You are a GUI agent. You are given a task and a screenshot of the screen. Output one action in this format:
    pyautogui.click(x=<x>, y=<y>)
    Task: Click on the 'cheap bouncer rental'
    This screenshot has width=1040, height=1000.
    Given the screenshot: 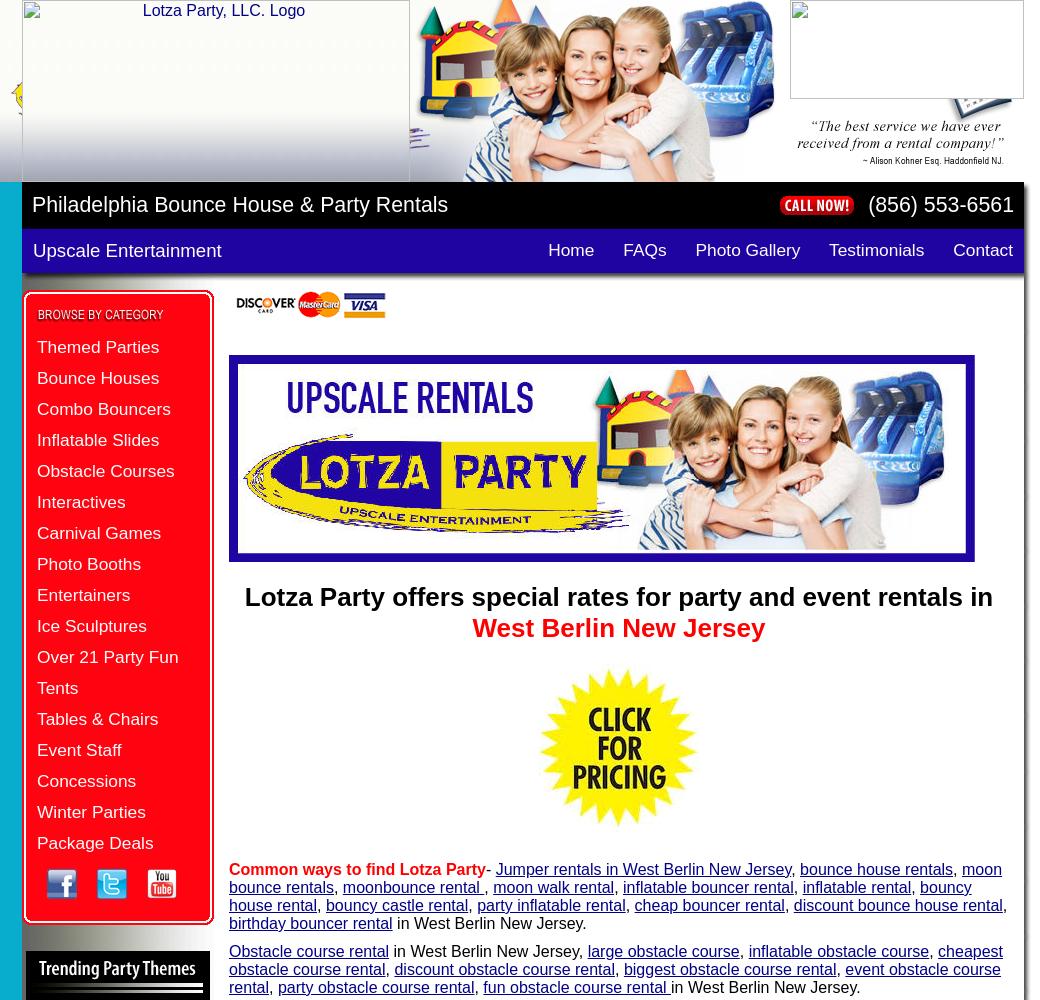 What is the action you would take?
    pyautogui.click(x=708, y=904)
    